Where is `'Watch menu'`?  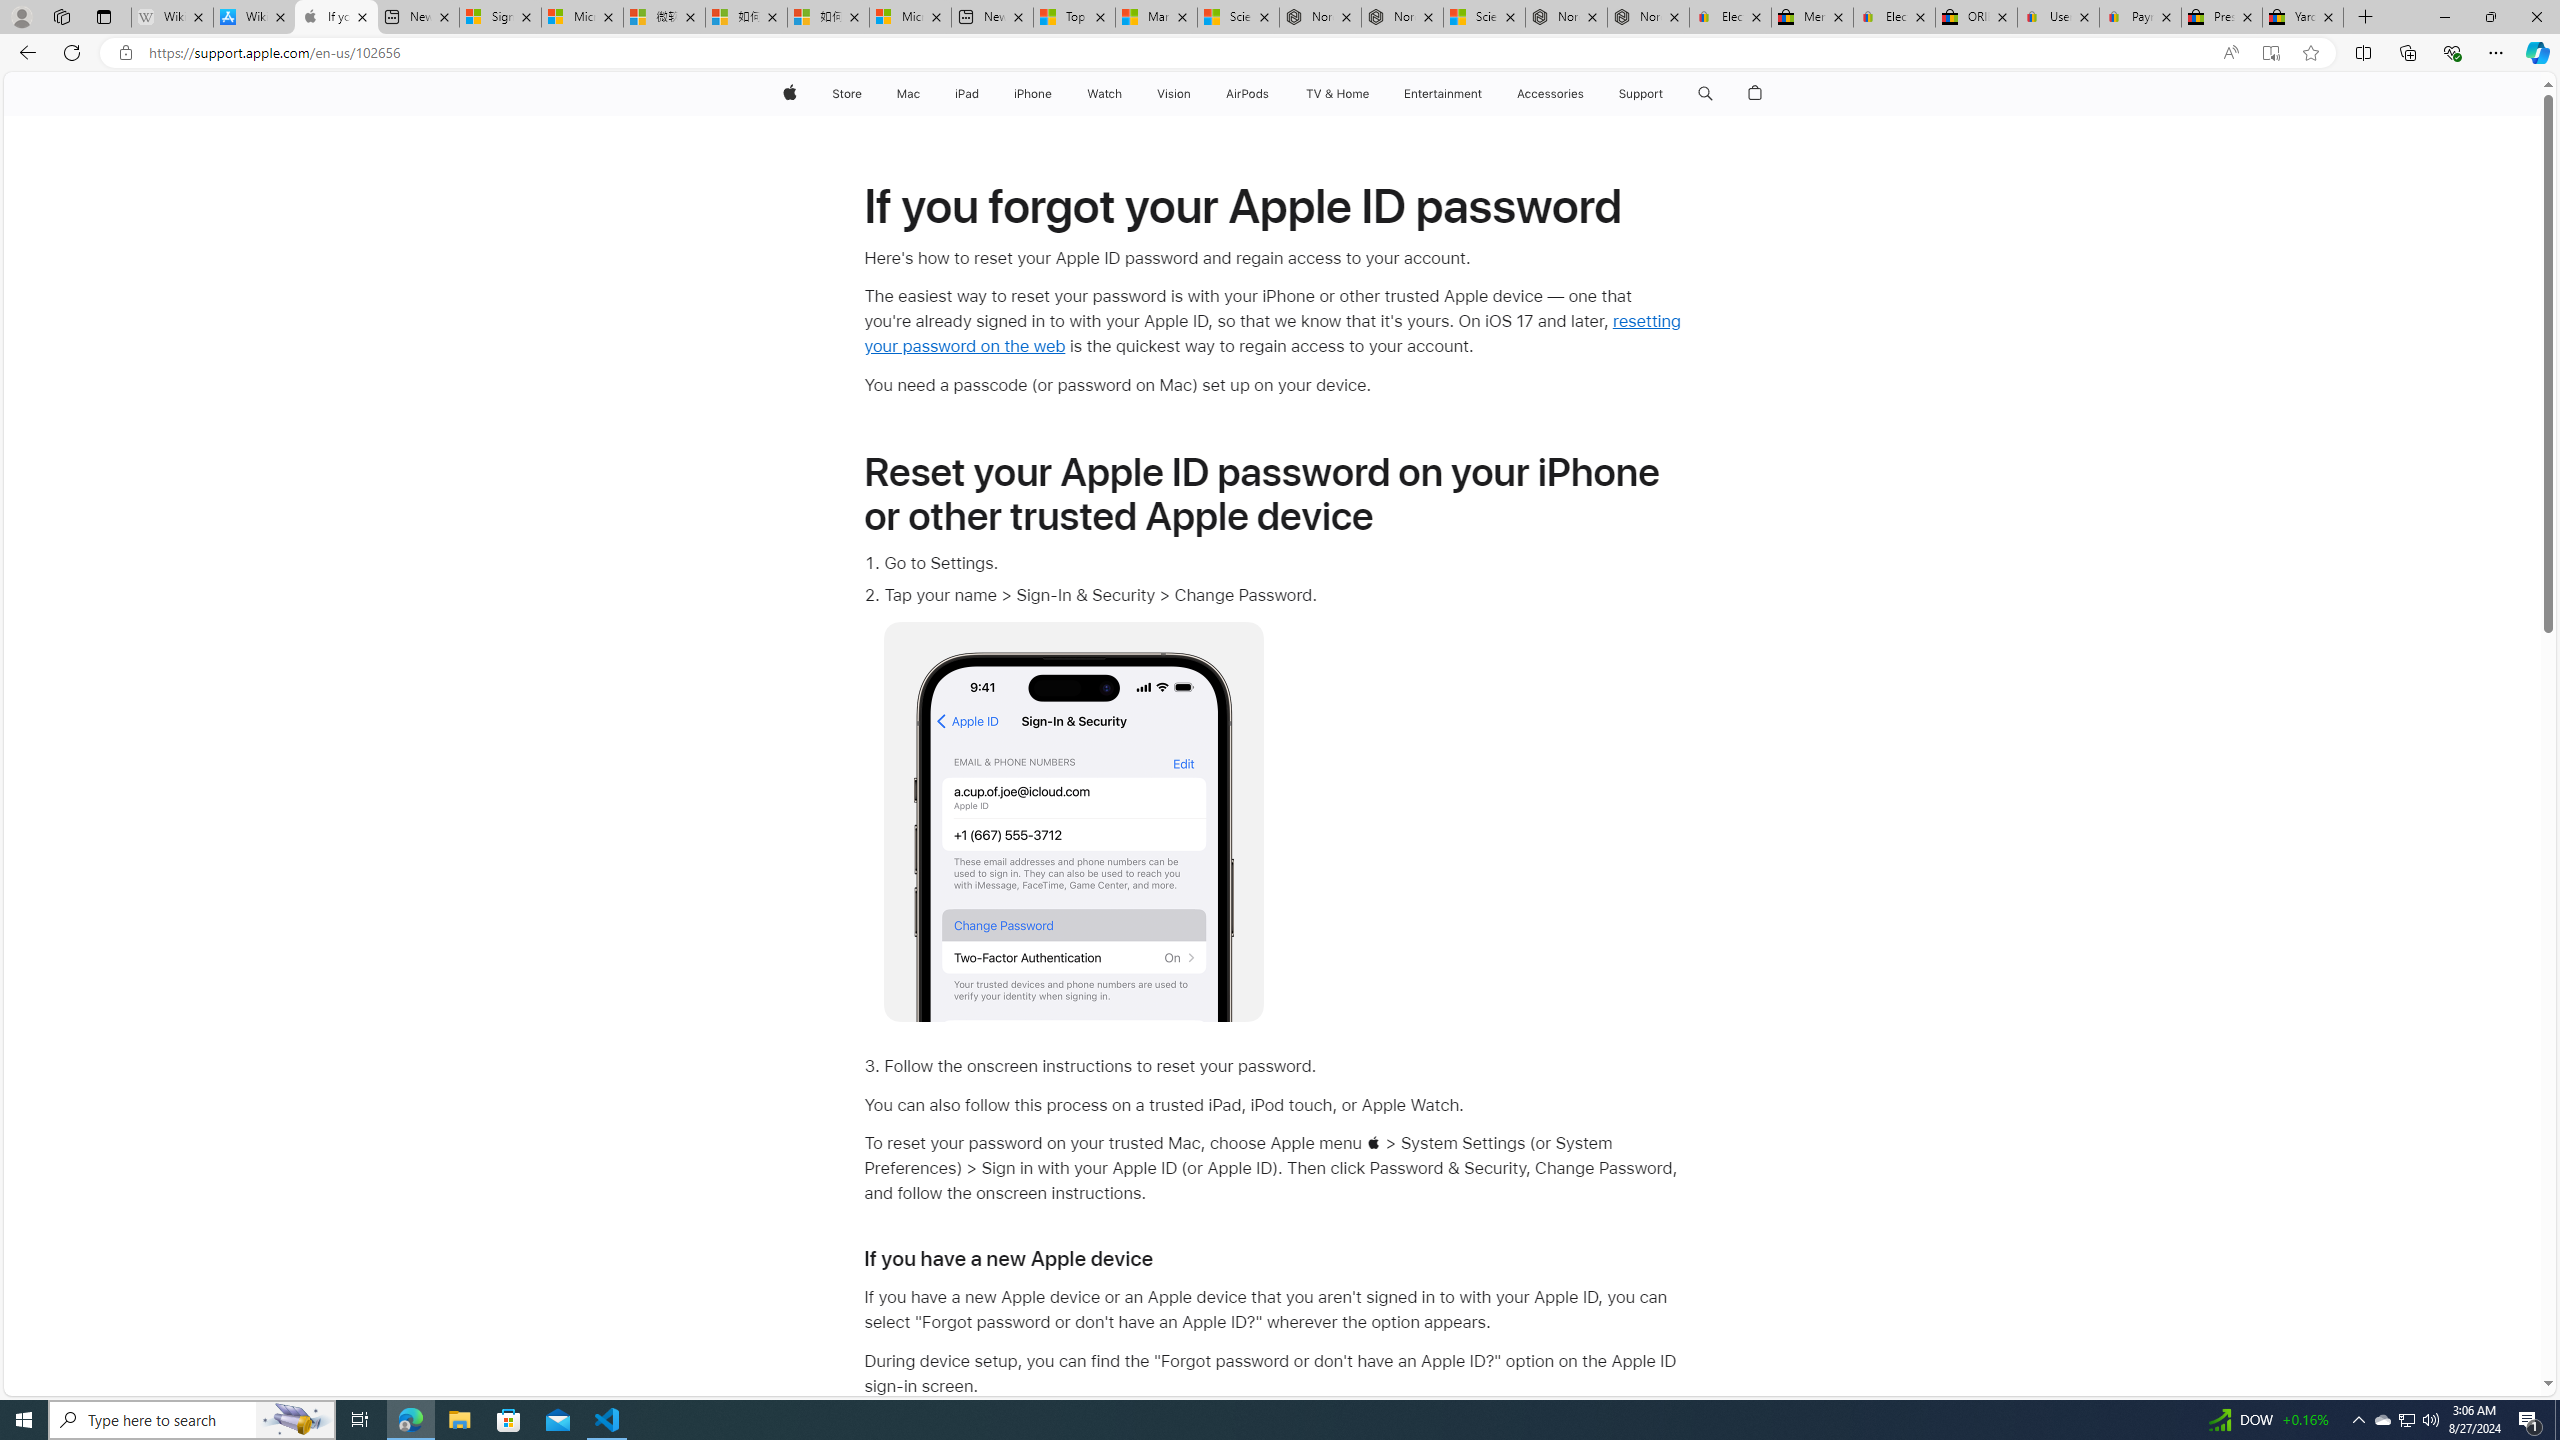
'Watch menu' is located at coordinates (1126, 93).